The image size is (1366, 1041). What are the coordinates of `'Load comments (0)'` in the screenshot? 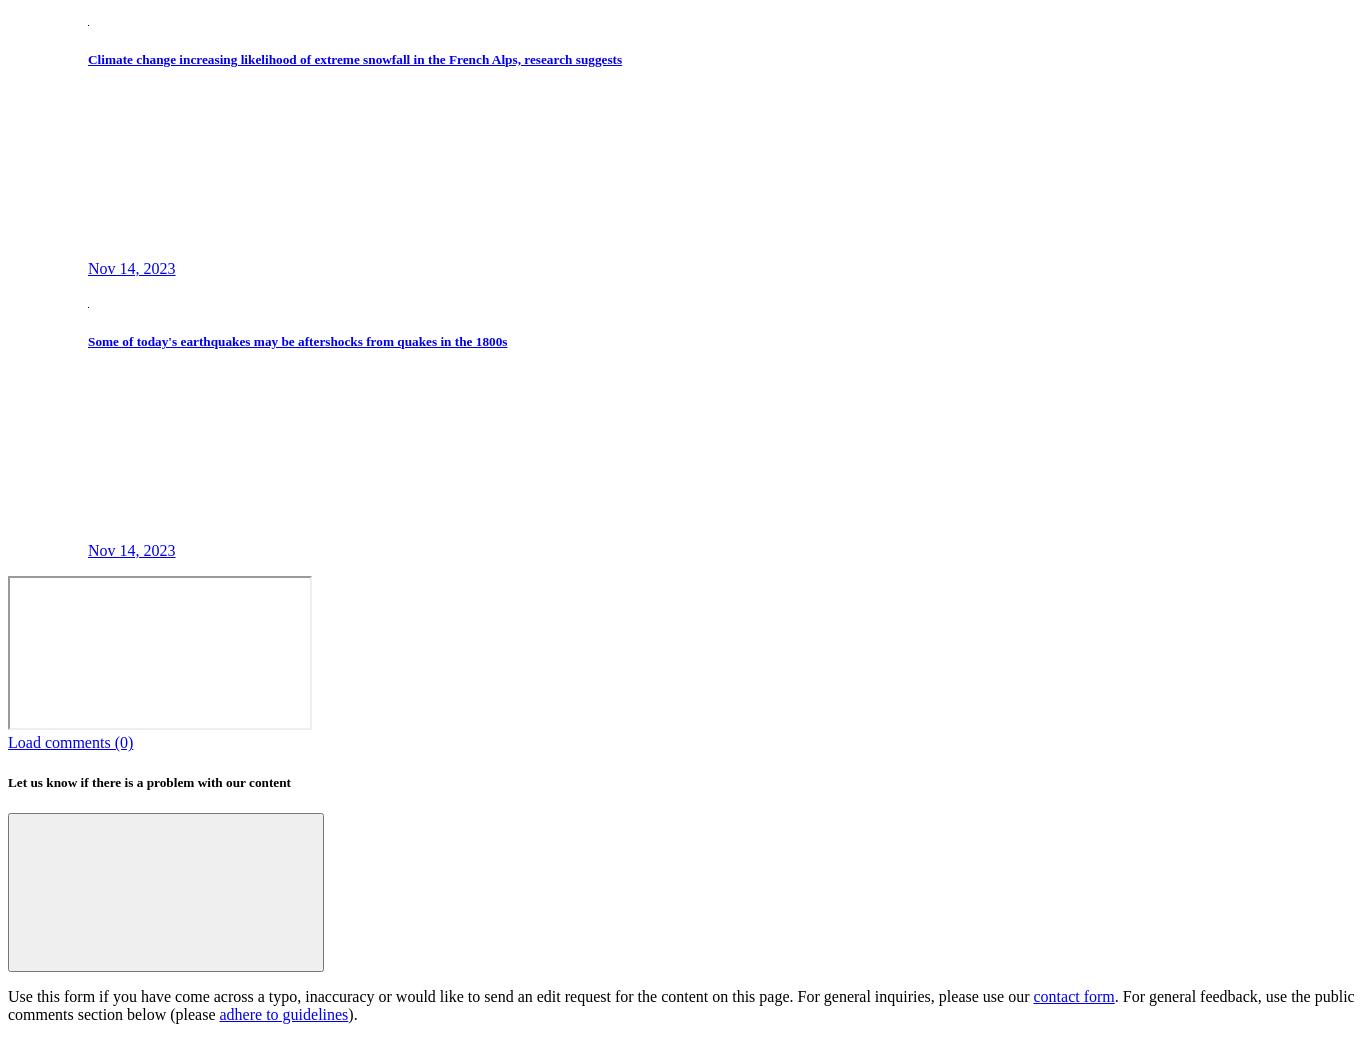 It's located at (8, 742).